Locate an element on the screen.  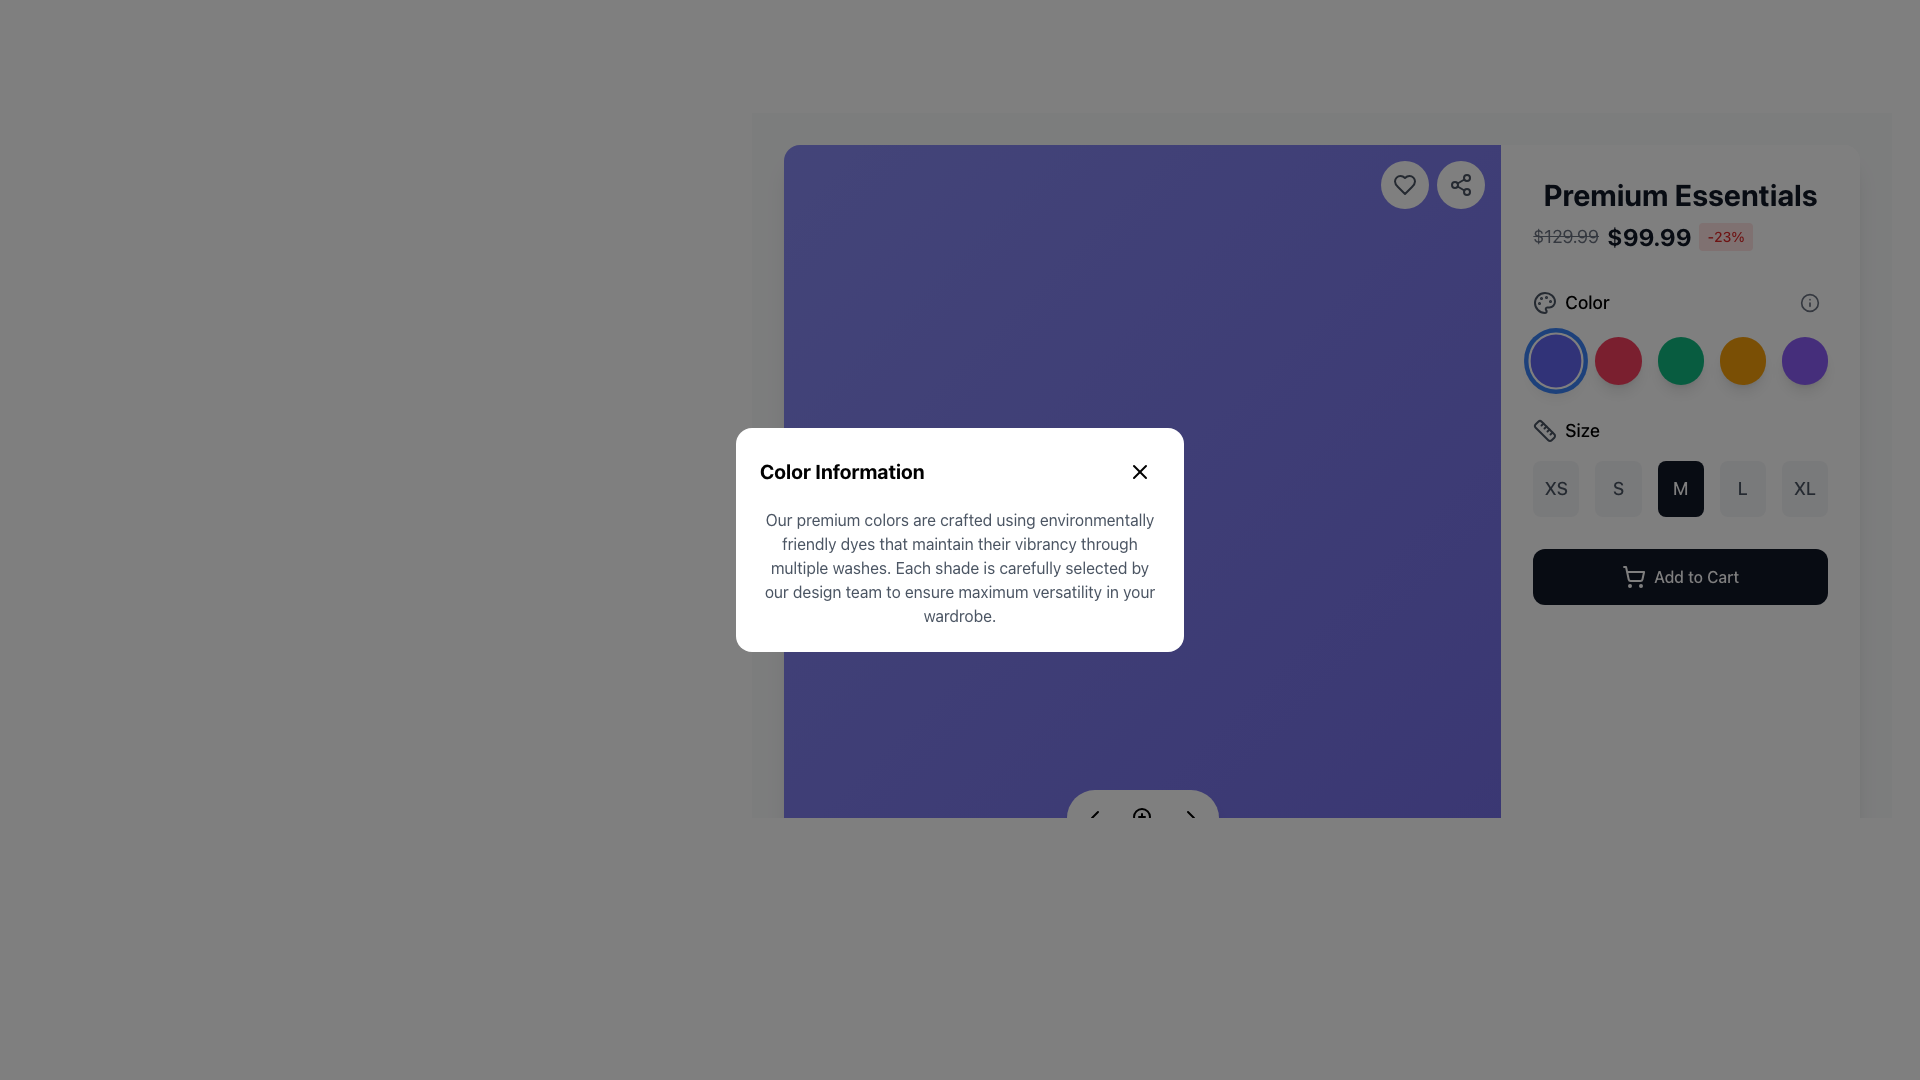
the circular button with a gray background and black chevron arrow icon pointing left, located at the bottom center of the interface is located at coordinates (1093, 818).